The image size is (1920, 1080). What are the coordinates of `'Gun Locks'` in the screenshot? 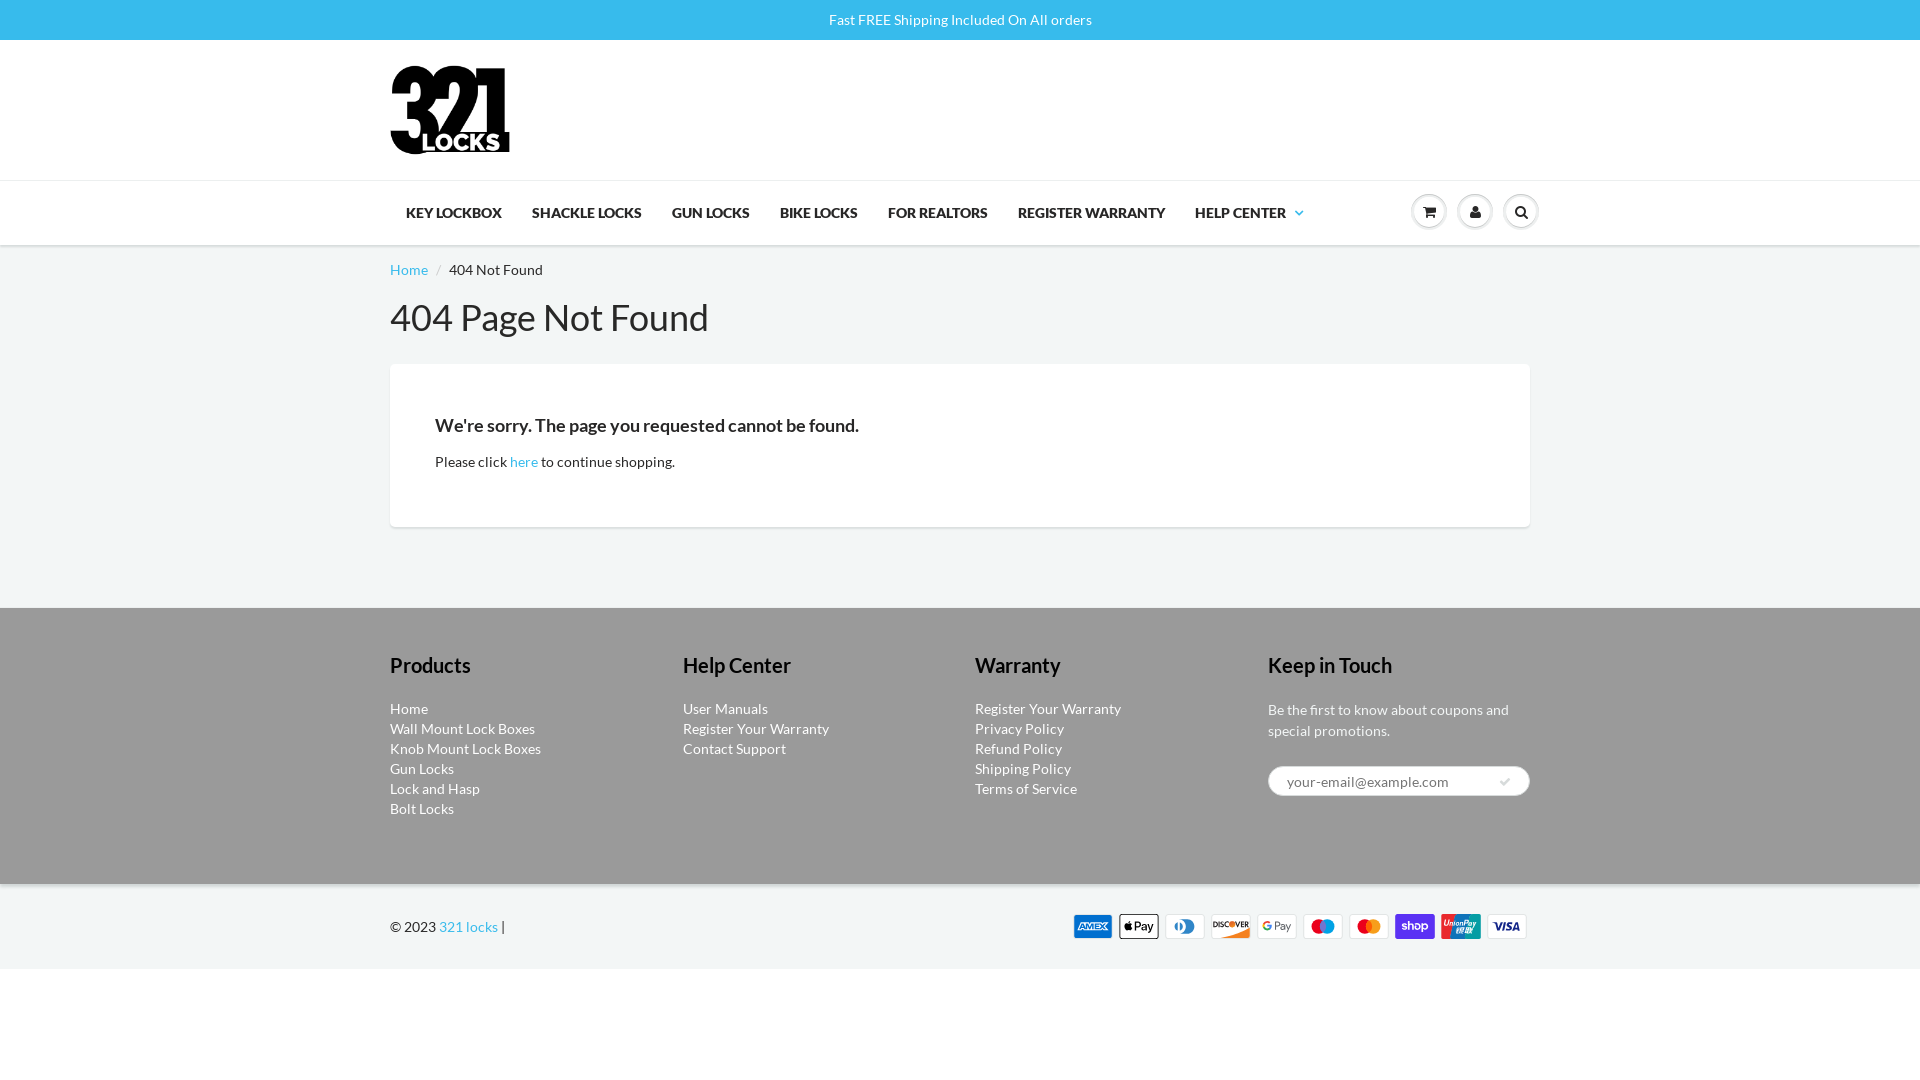 It's located at (421, 767).